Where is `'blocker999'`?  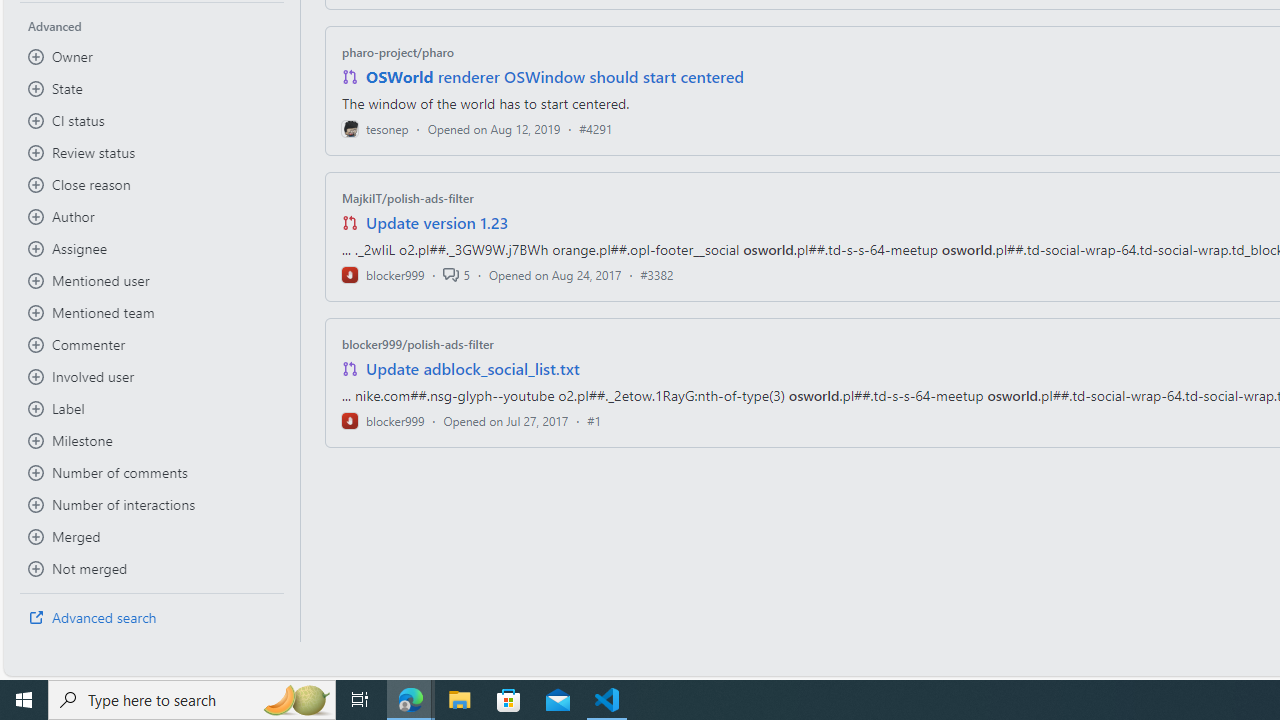
'blocker999' is located at coordinates (383, 419).